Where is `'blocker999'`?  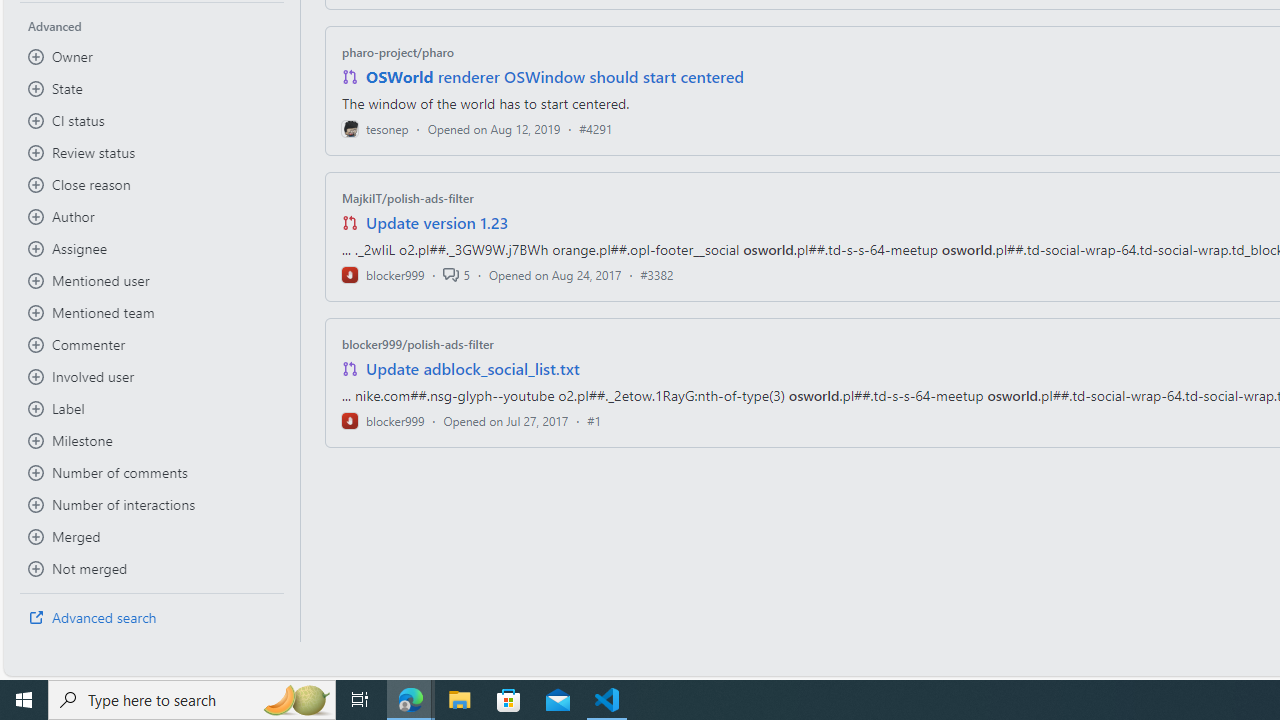
'blocker999' is located at coordinates (383, 419).